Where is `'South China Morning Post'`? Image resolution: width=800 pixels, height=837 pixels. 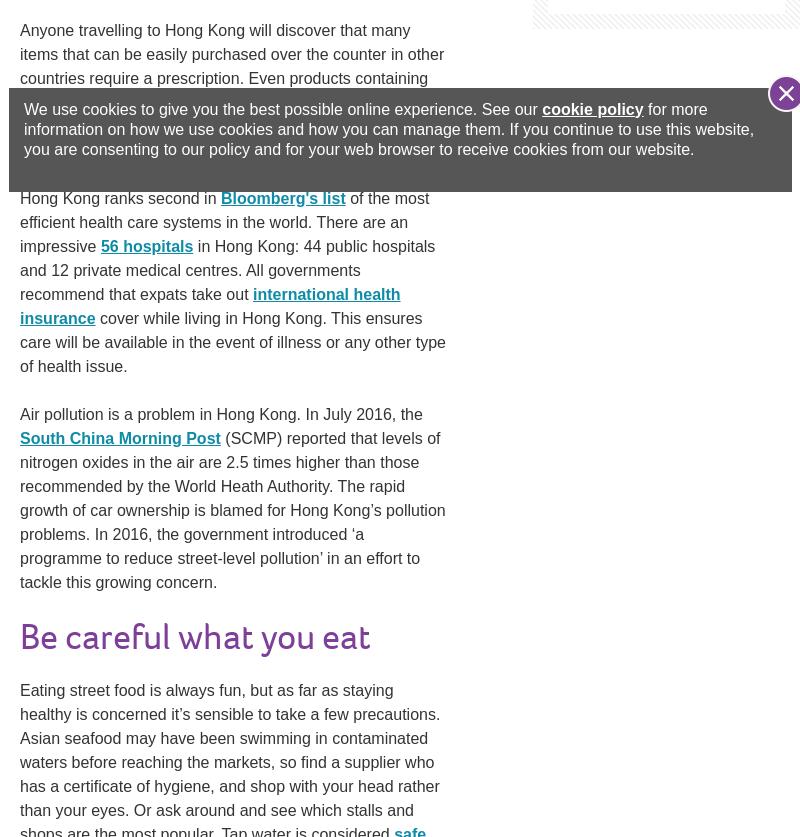
'South China Morning Post' is located at coordinates (119, 437).